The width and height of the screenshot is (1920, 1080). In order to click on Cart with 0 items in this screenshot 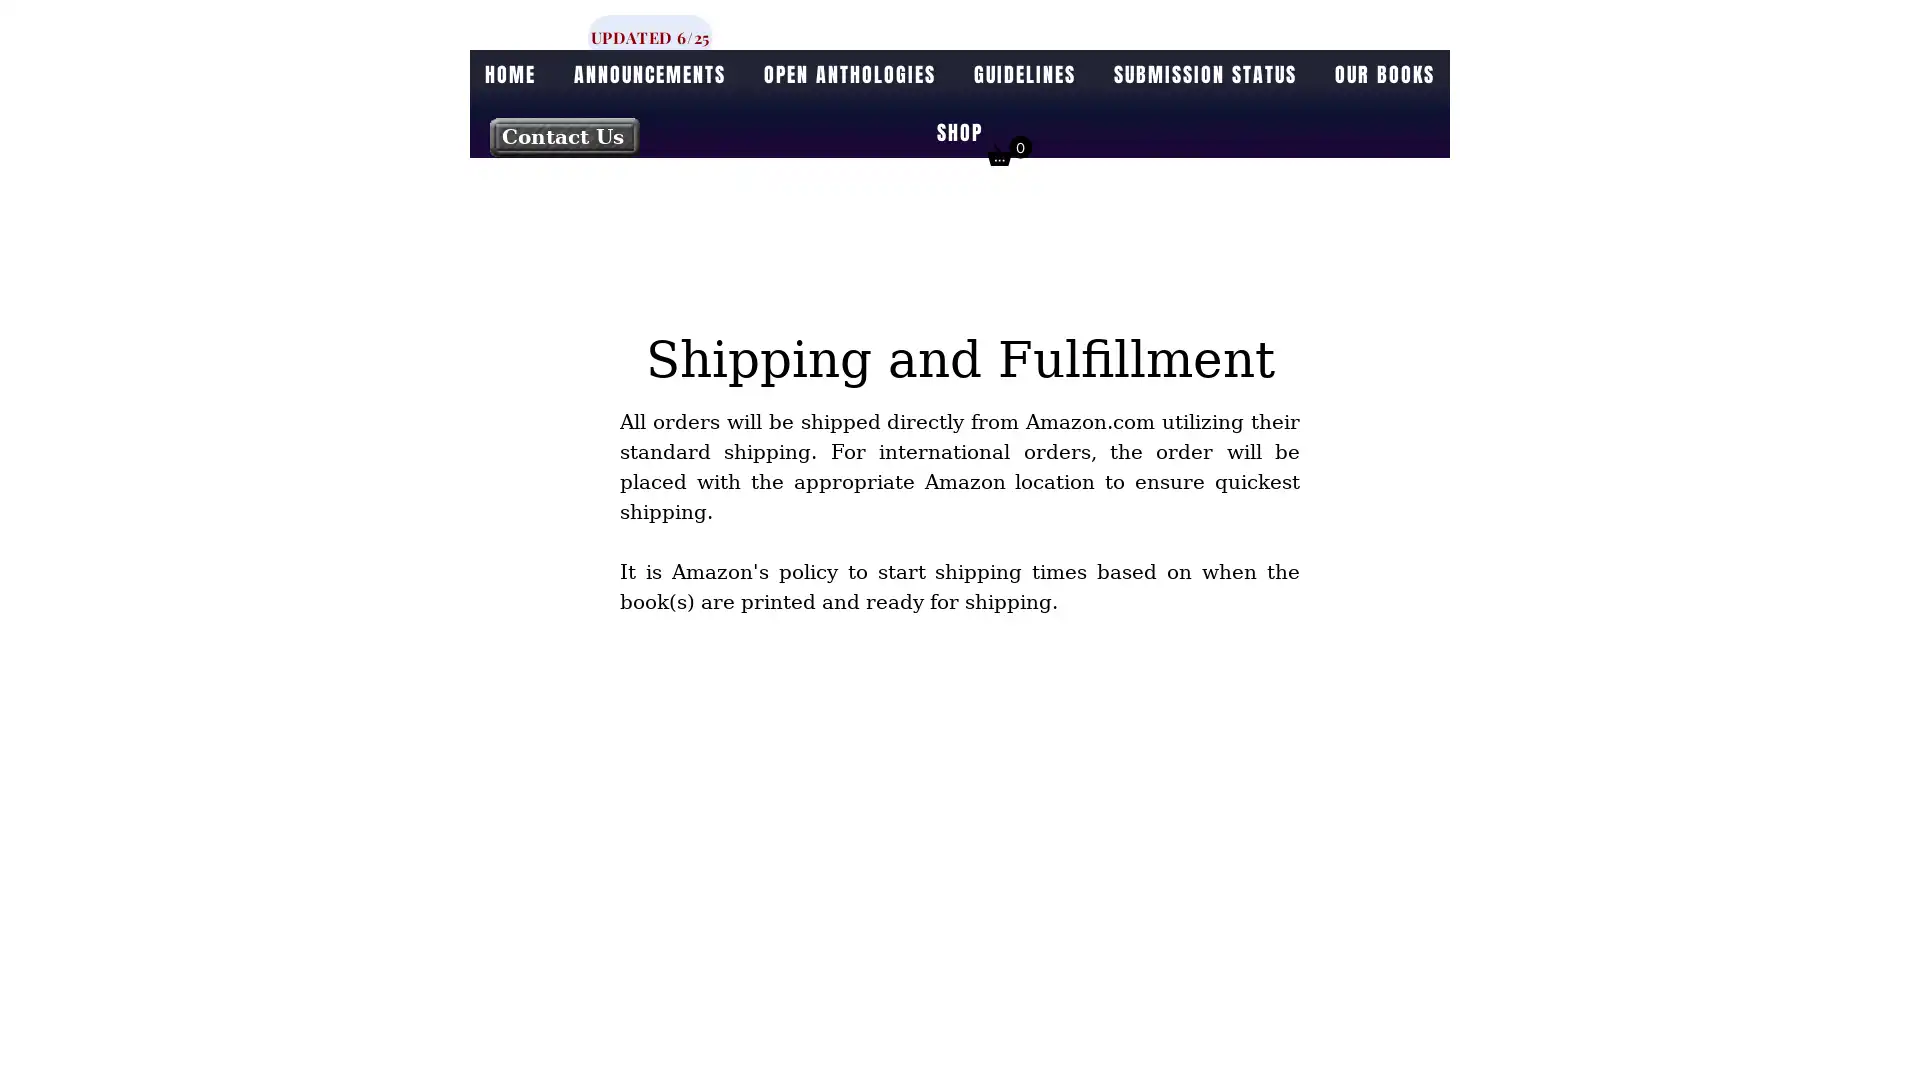, I will do `click(1009, 149)`.